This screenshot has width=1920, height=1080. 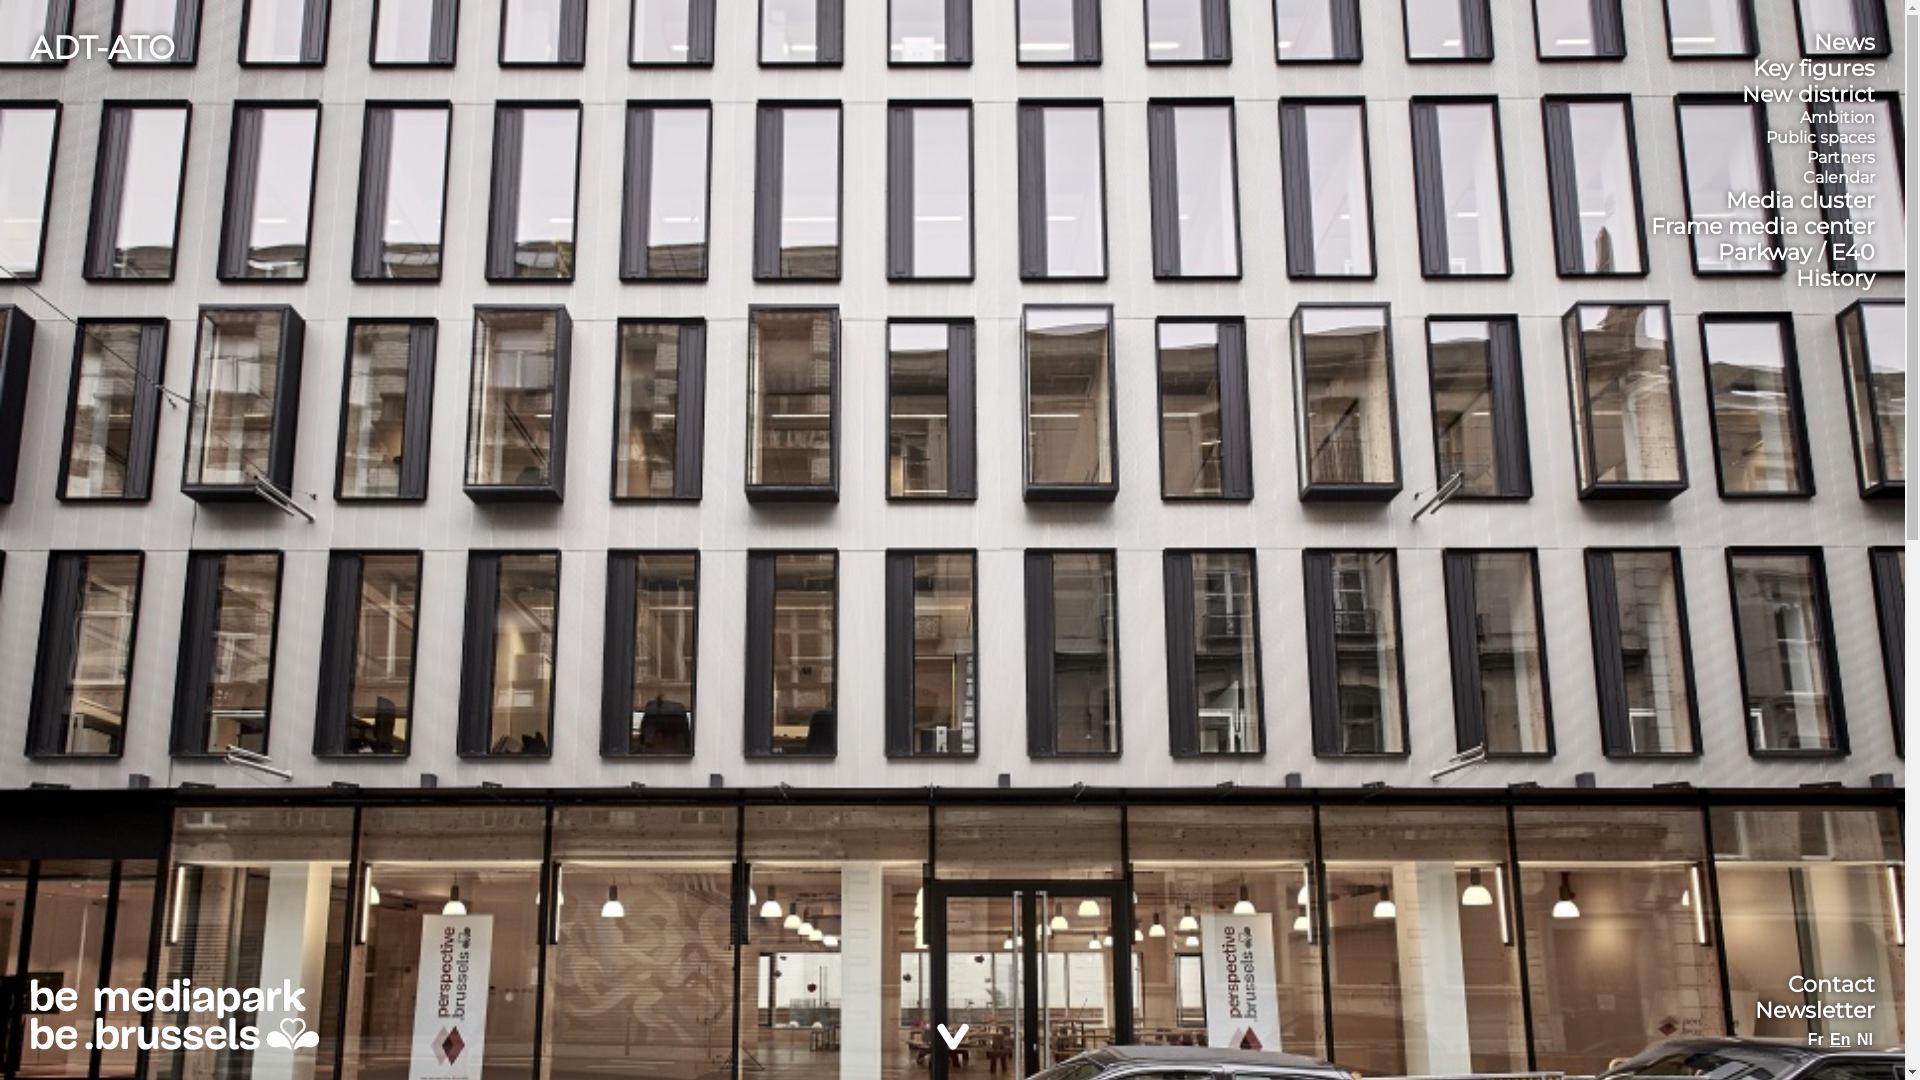 What do you see at coordinates (1717, 252) in the screenshot?
I see `'Parkway / E40'` at bounding box center [1717, 252].